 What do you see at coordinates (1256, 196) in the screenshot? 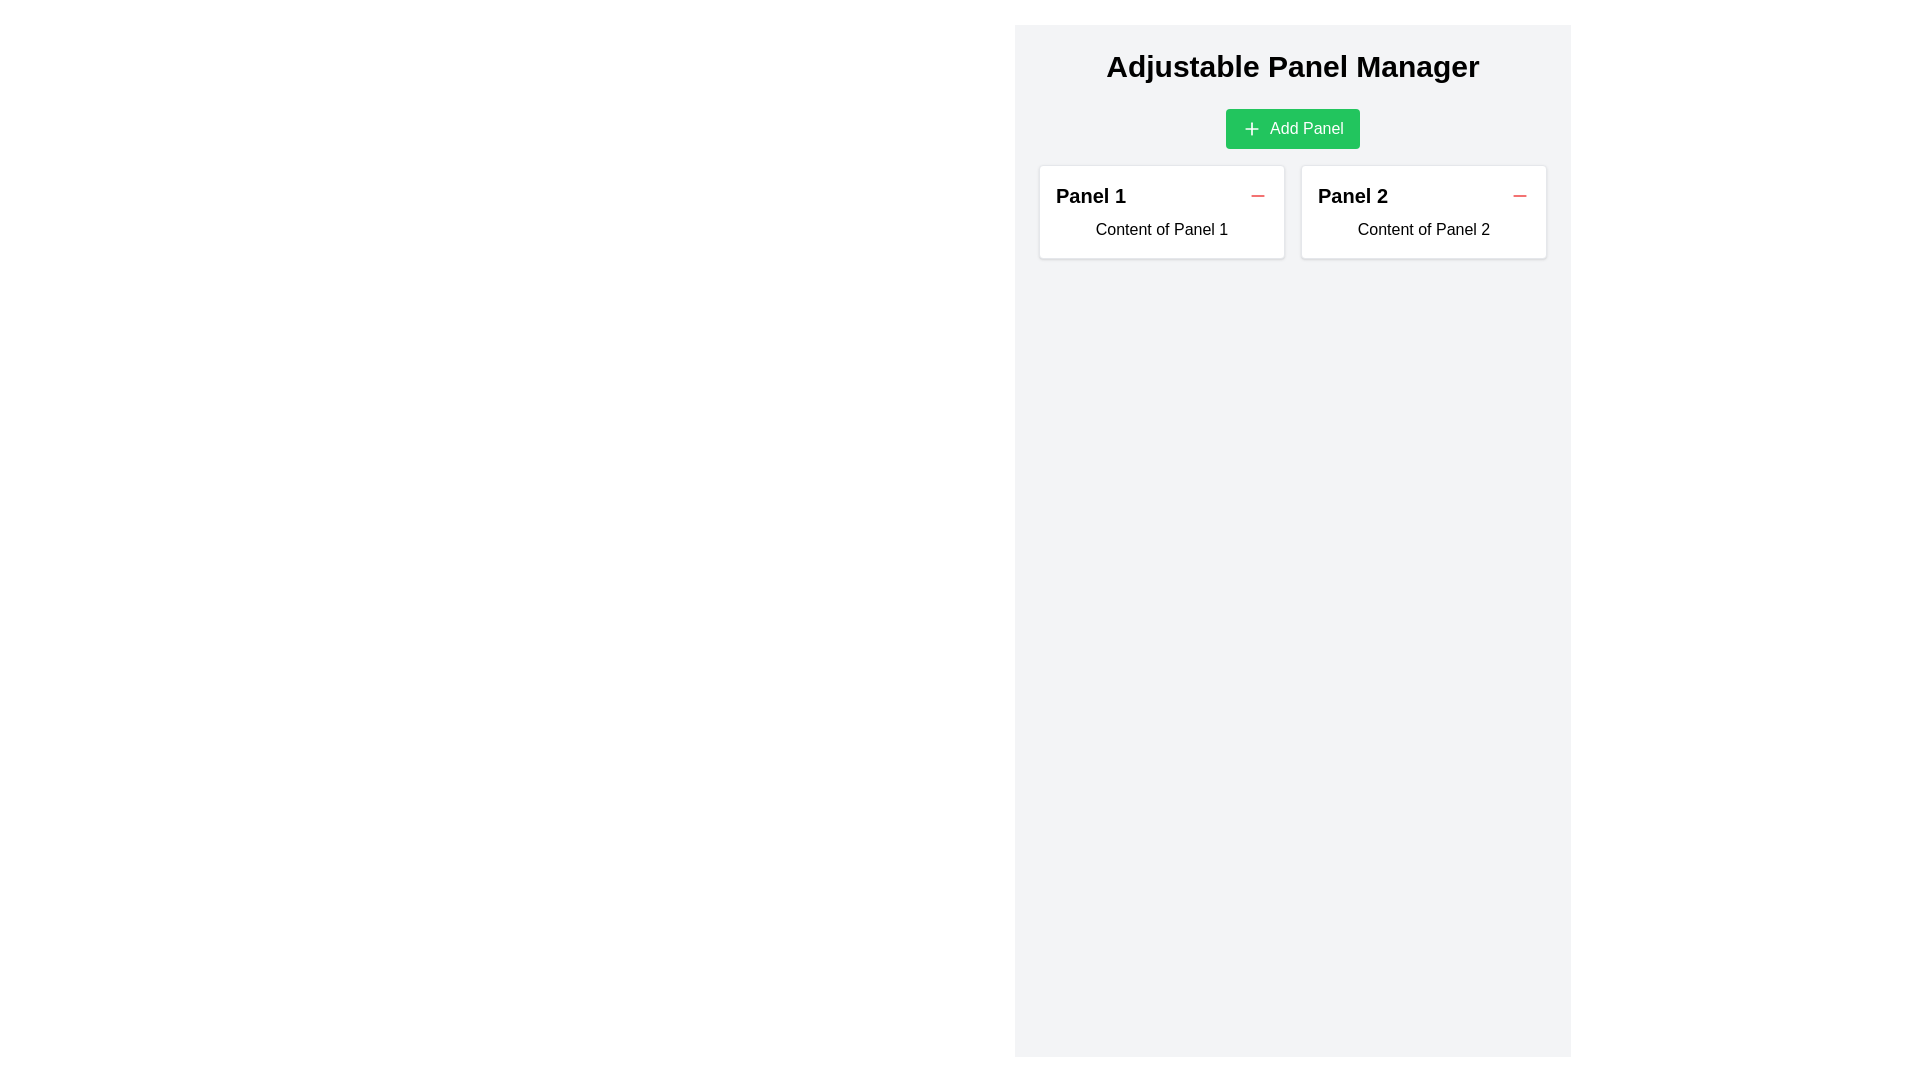
I see `the red circular minus icon located` at bounding box center [1256, 196].